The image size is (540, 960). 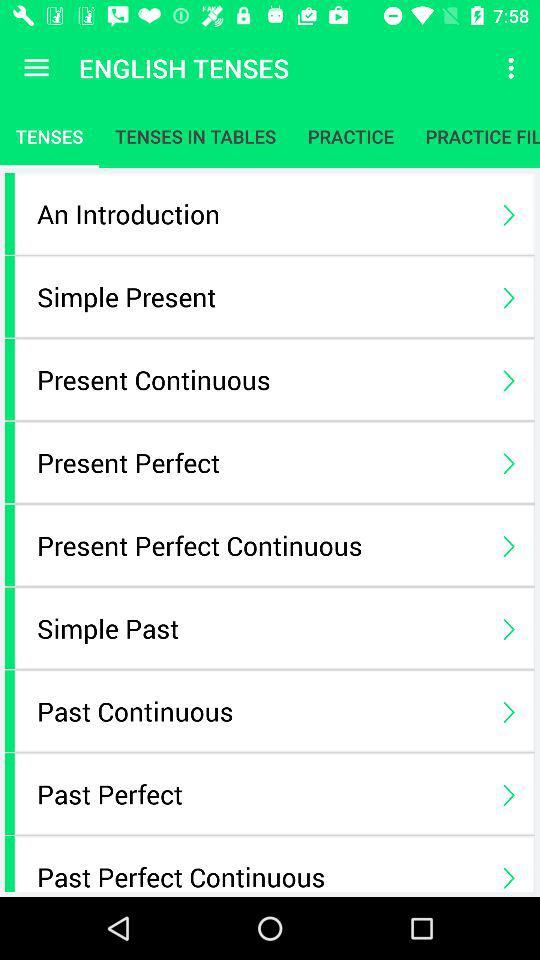 What do you see at coordinates (259, 627) in the screenshot?
I see `item above past continuous item` at bounding box center [259, 627].